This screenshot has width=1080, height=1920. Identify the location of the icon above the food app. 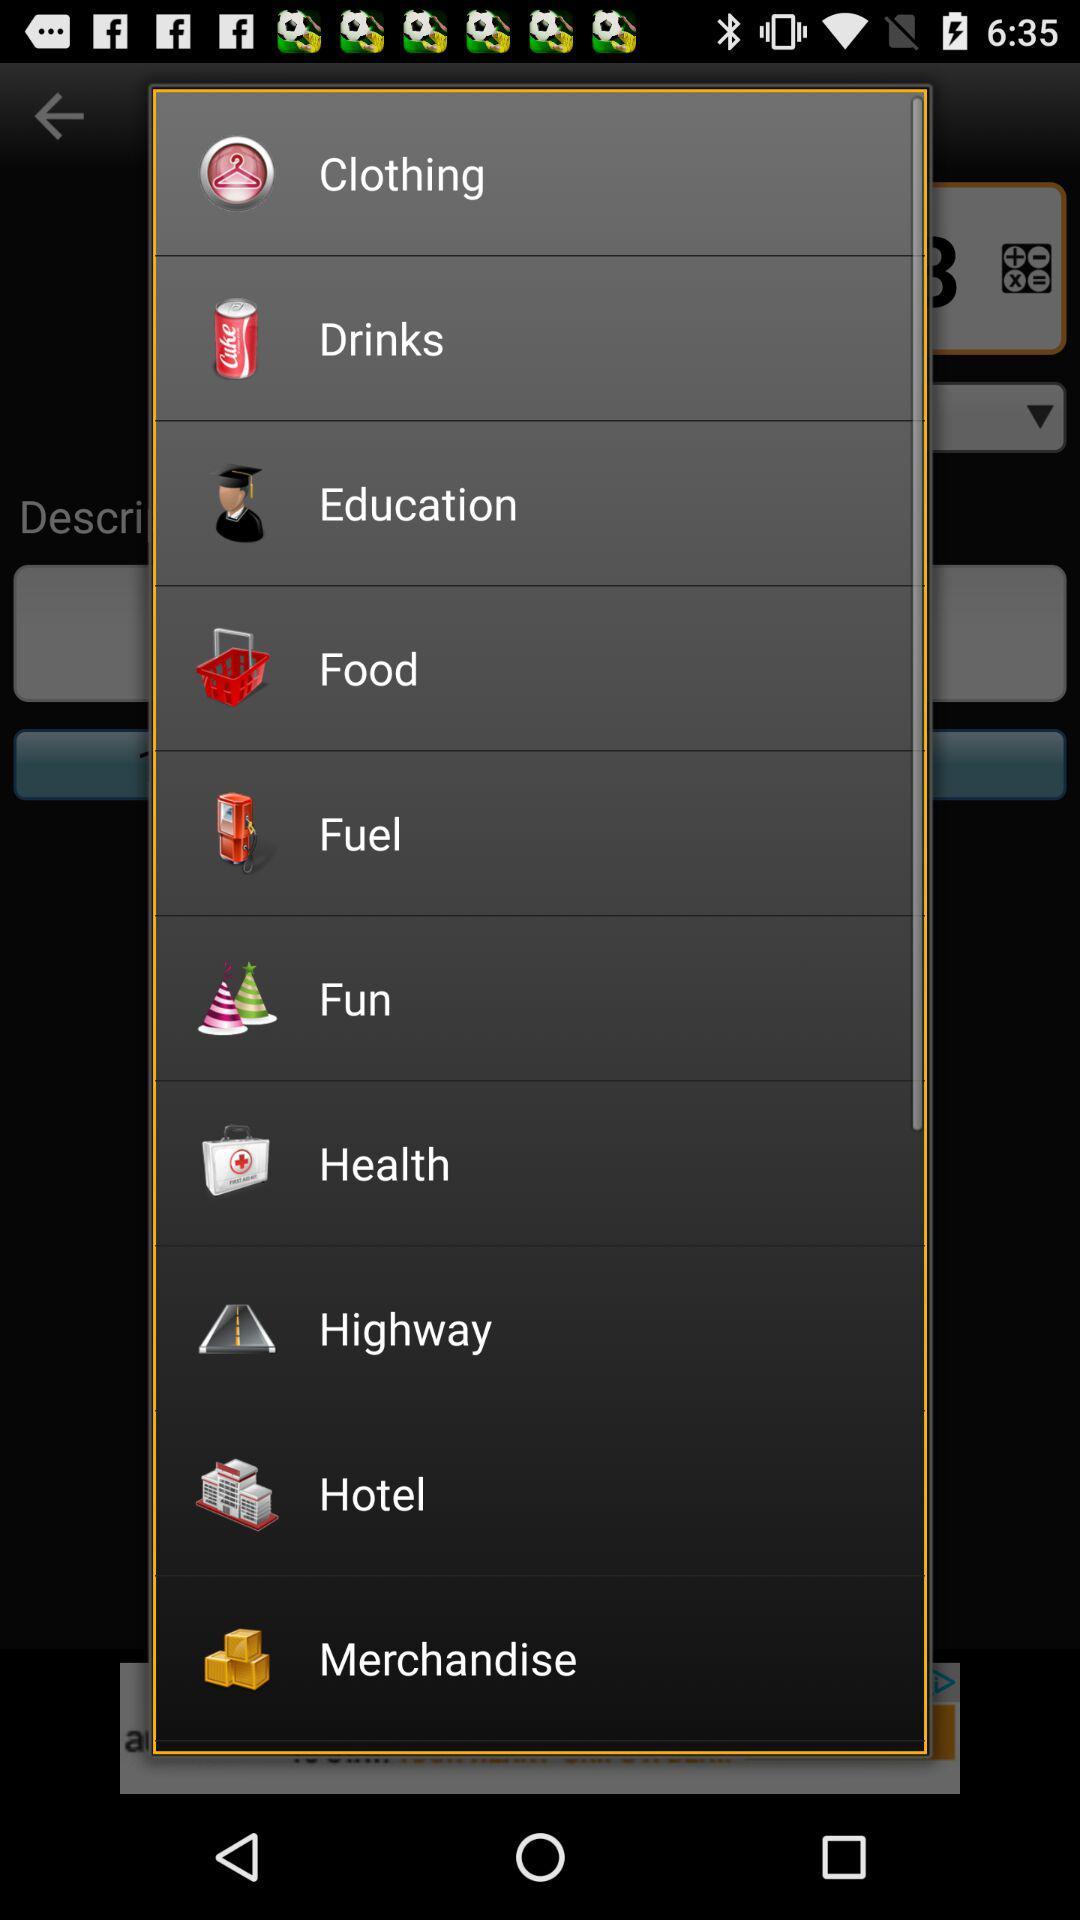
(607, 502).